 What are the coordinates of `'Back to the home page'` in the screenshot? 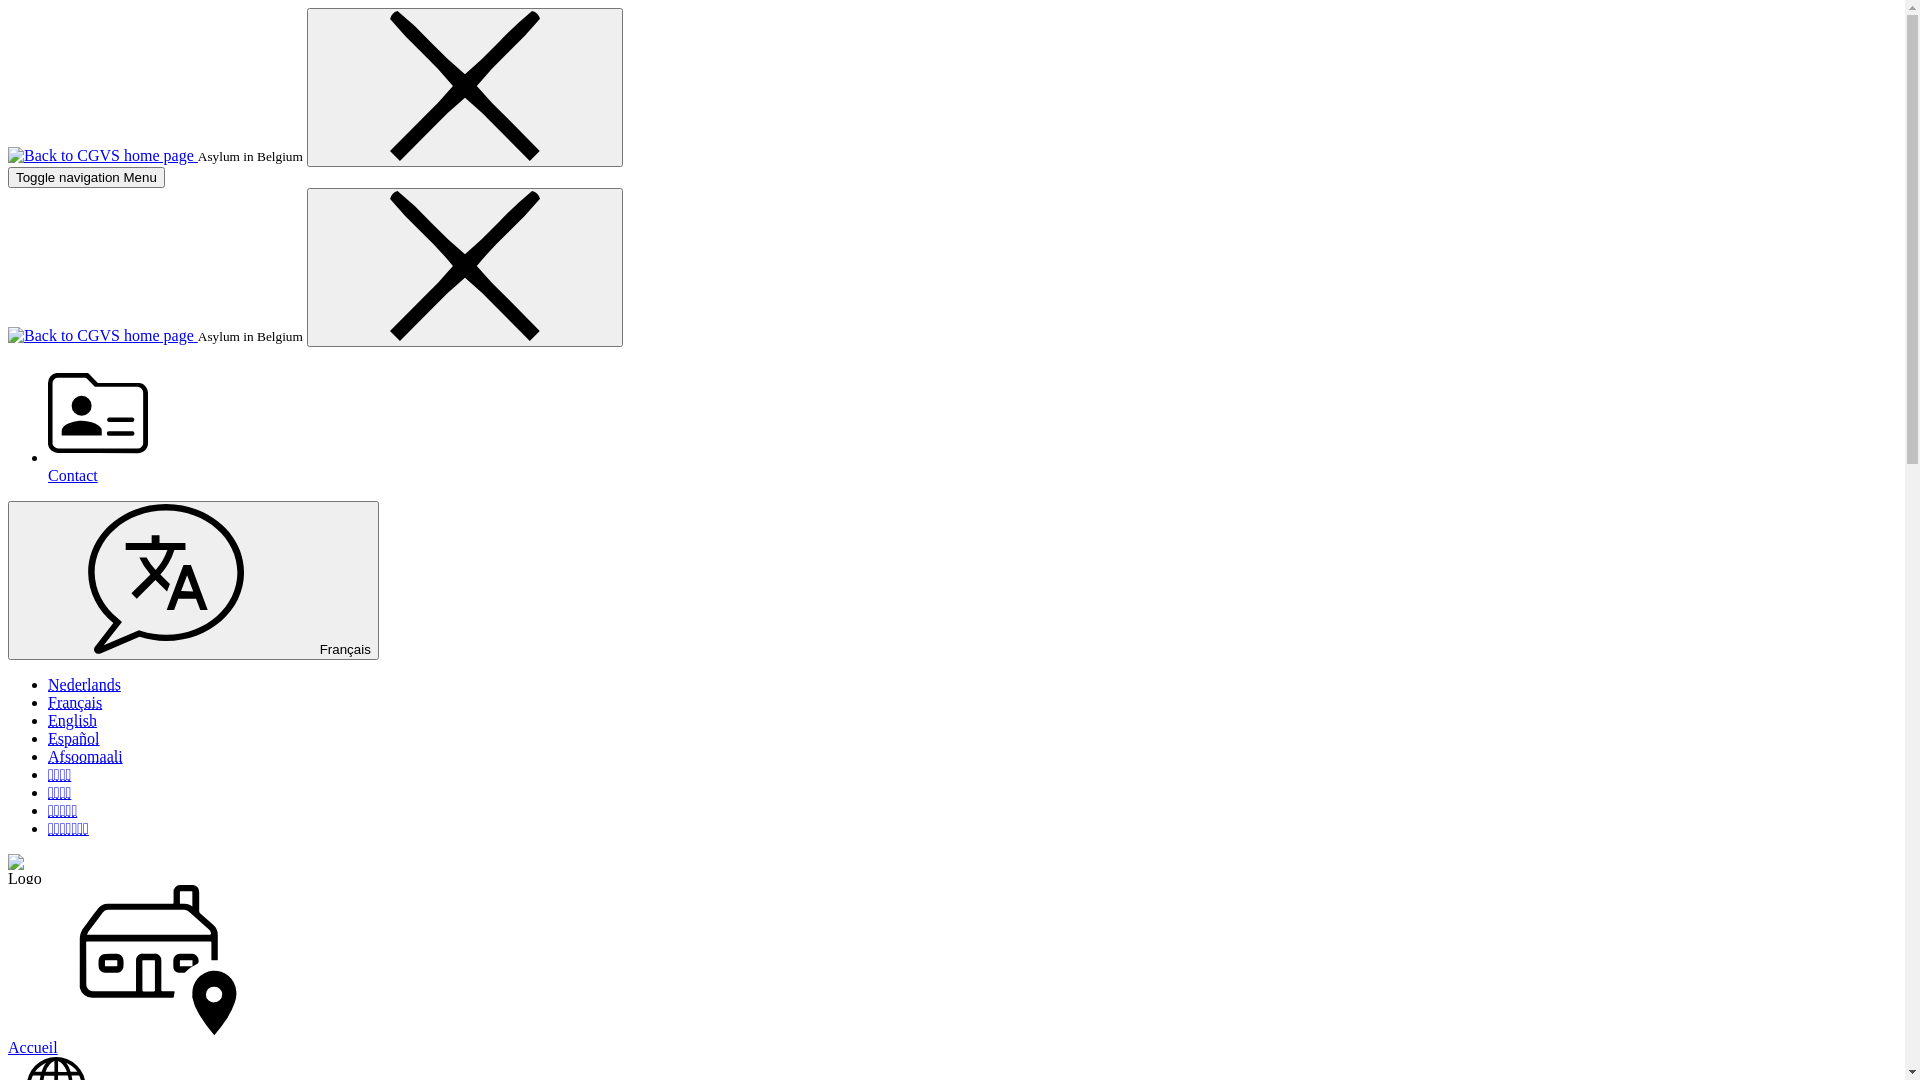 It's located at (101, 154).